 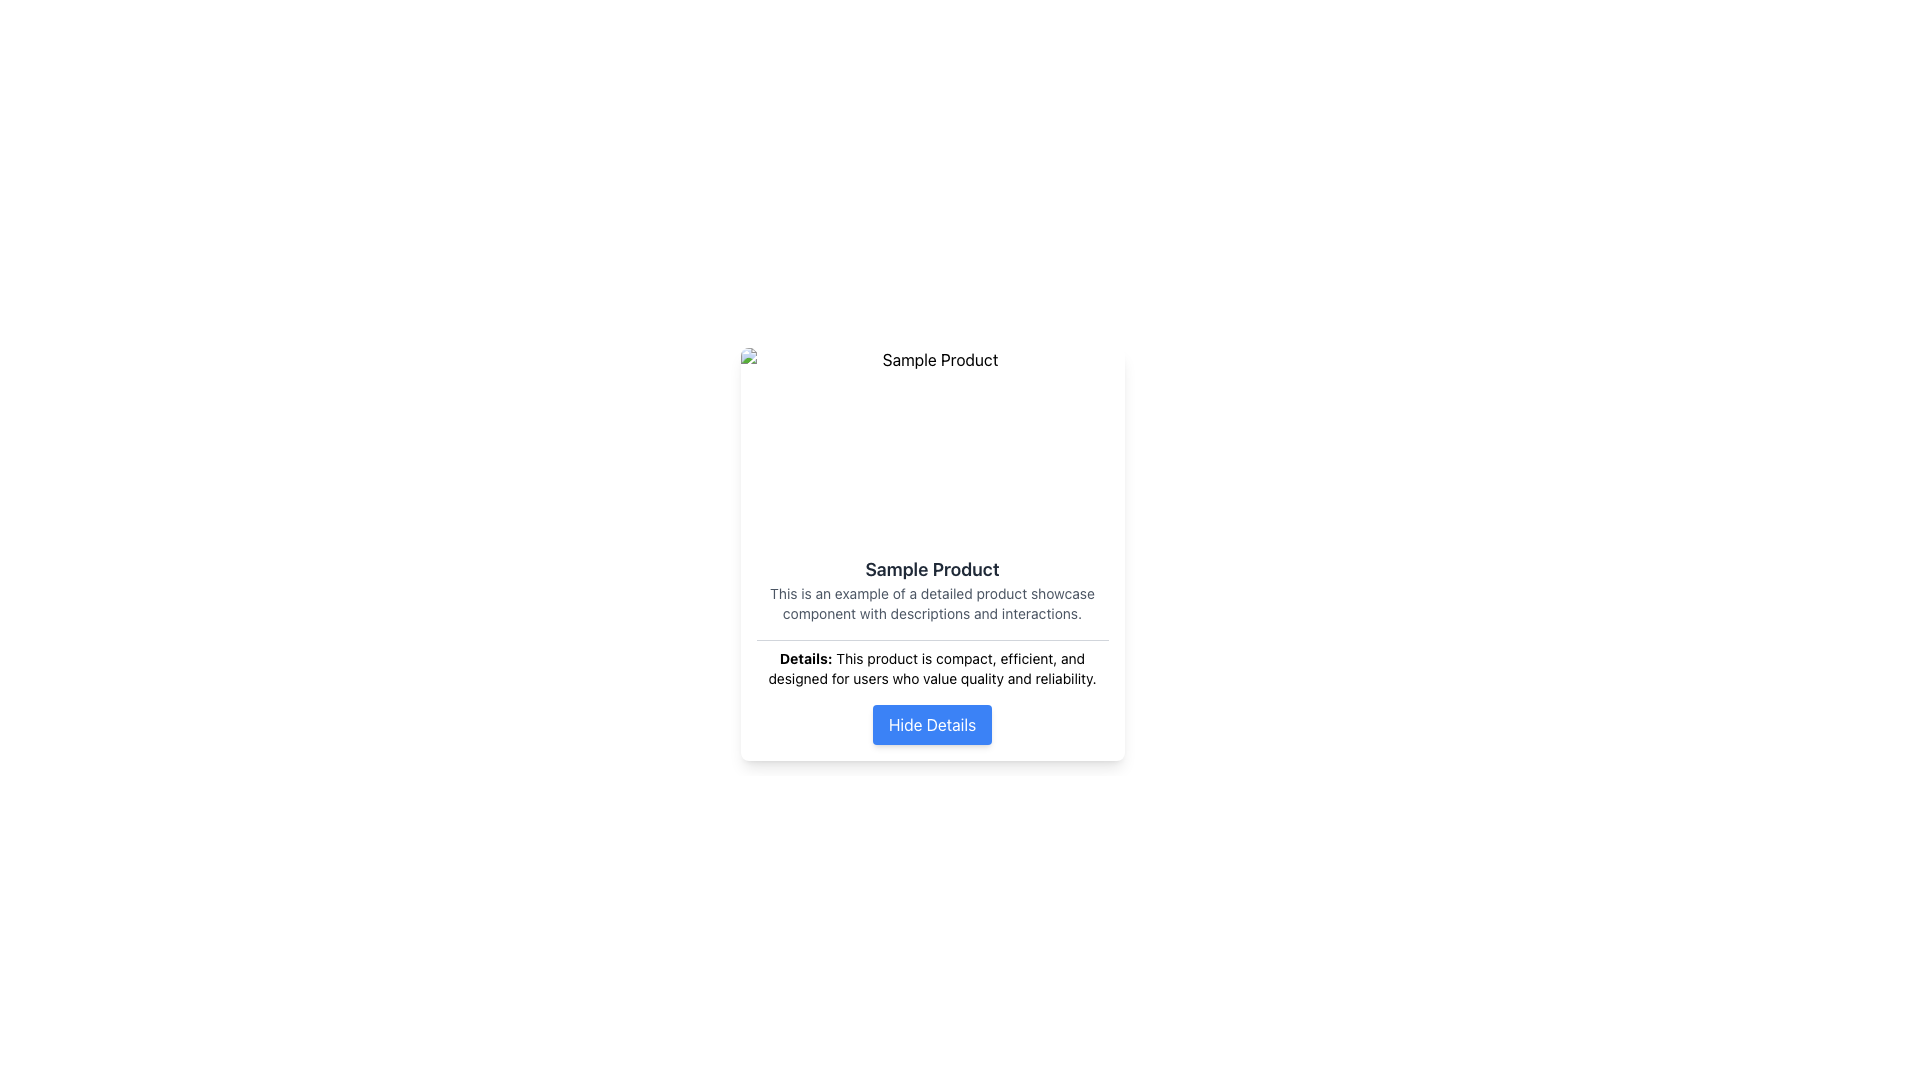 What do you see at coordinates (931, 603) in the screenshot?
I see `the Text Label element that reads: 'This is an example of a detailed product showcase component with descriptions and interactions.', located below the title 'Sample Product'` at bounding box center [931, 603].